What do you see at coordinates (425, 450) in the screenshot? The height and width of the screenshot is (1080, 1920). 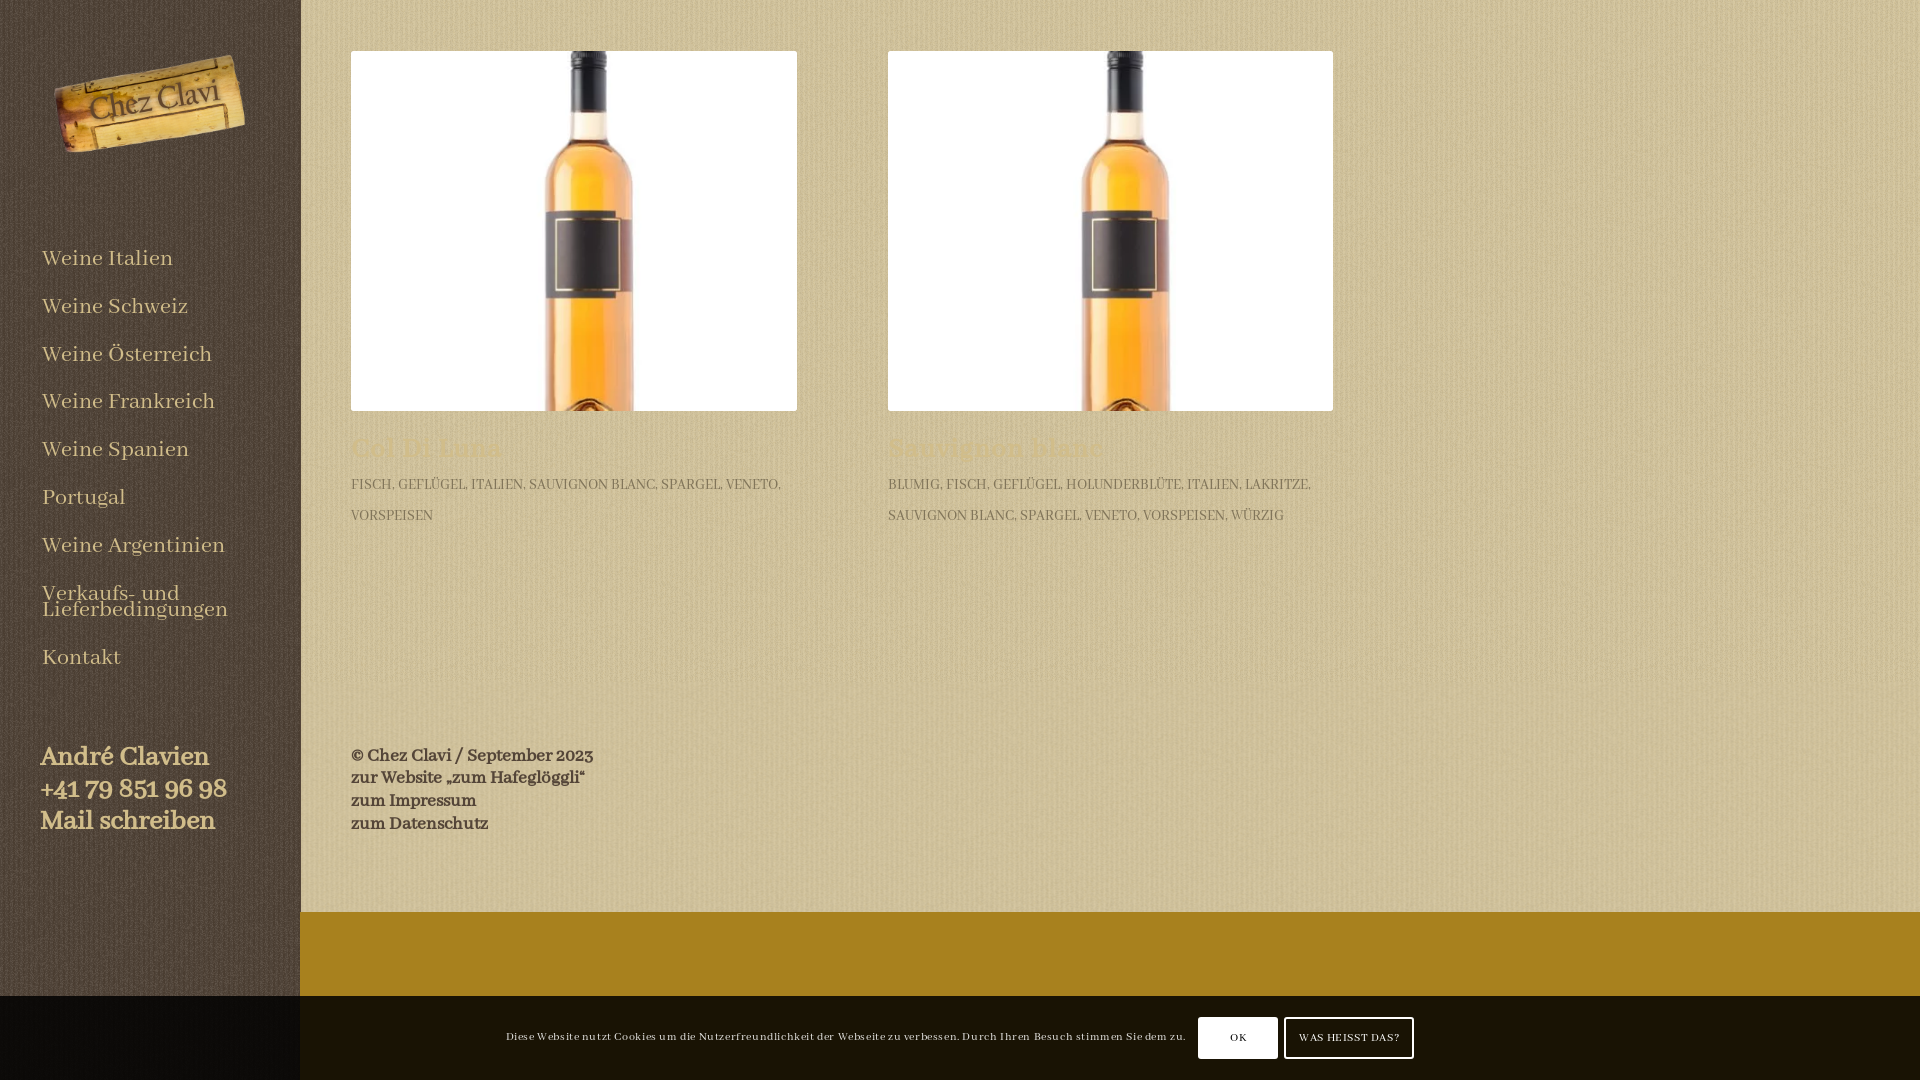 I see `'Col Di Luna'` at bounding box center [425, 450].